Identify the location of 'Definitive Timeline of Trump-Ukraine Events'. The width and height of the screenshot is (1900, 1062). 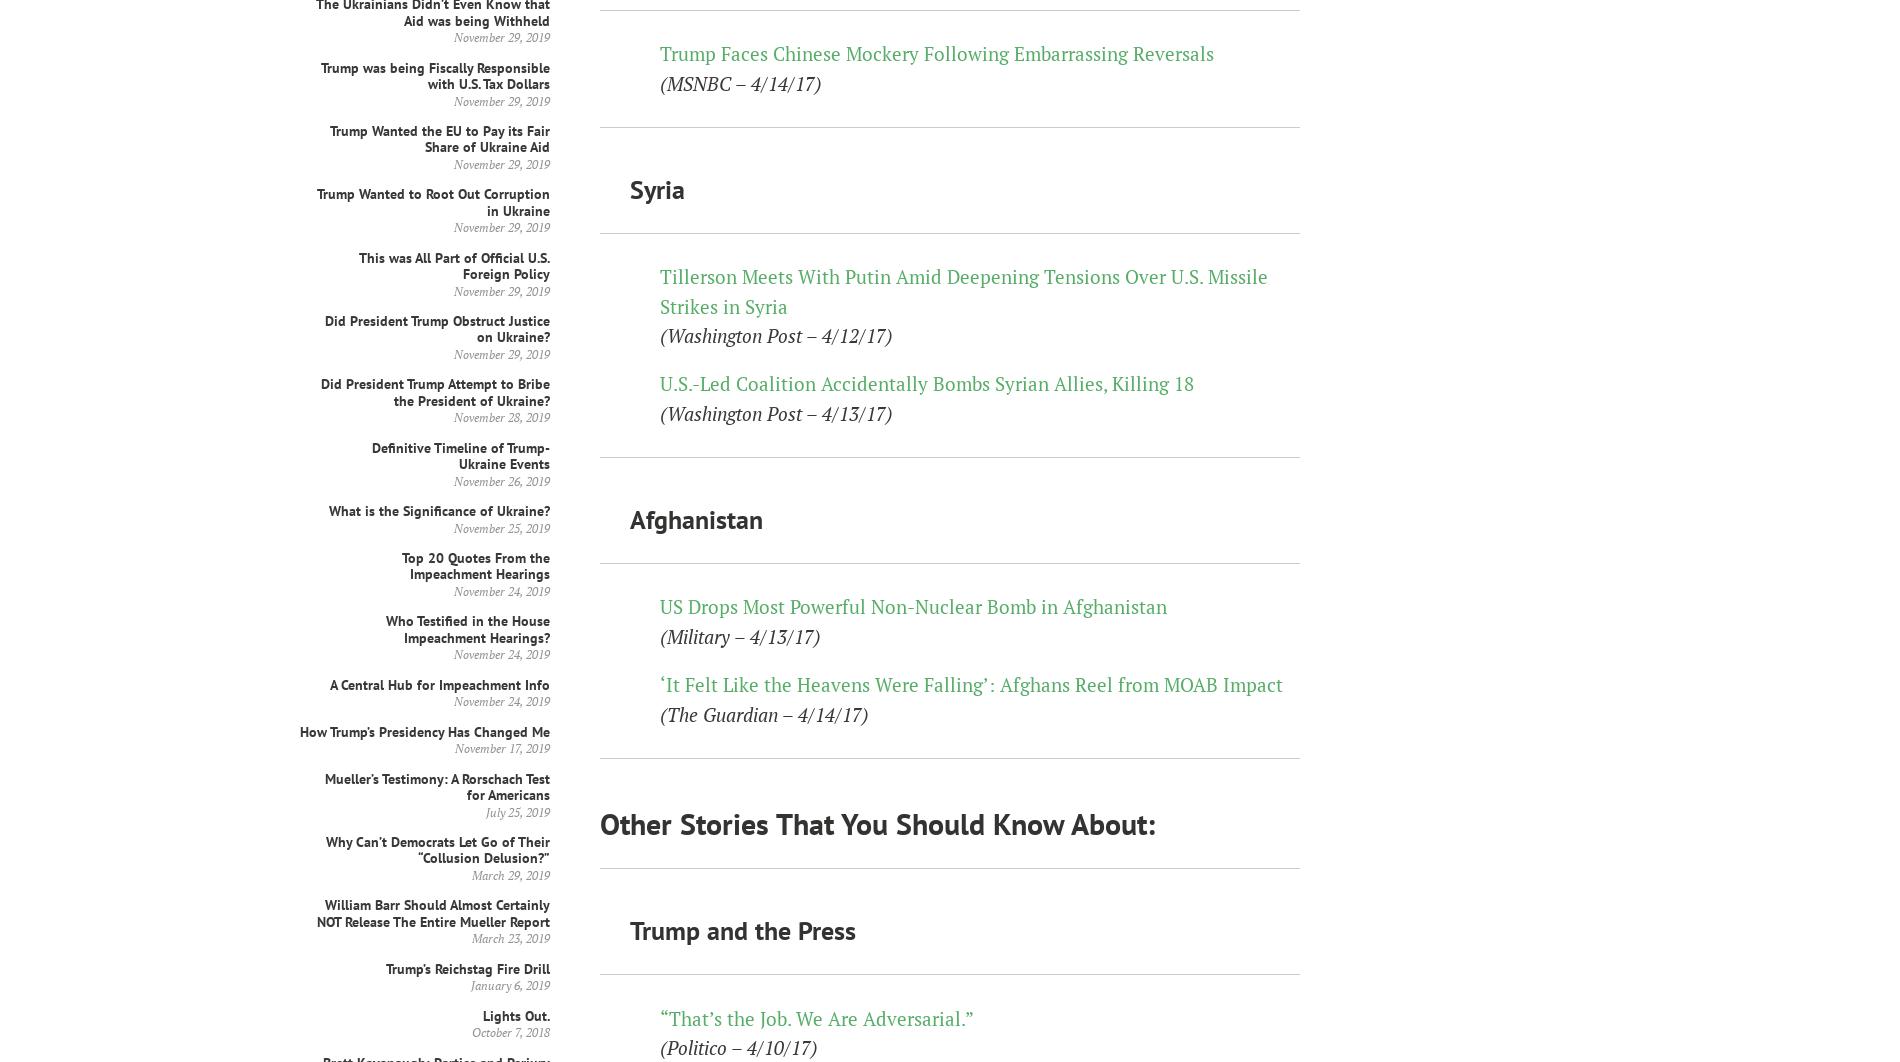
(459, 453).